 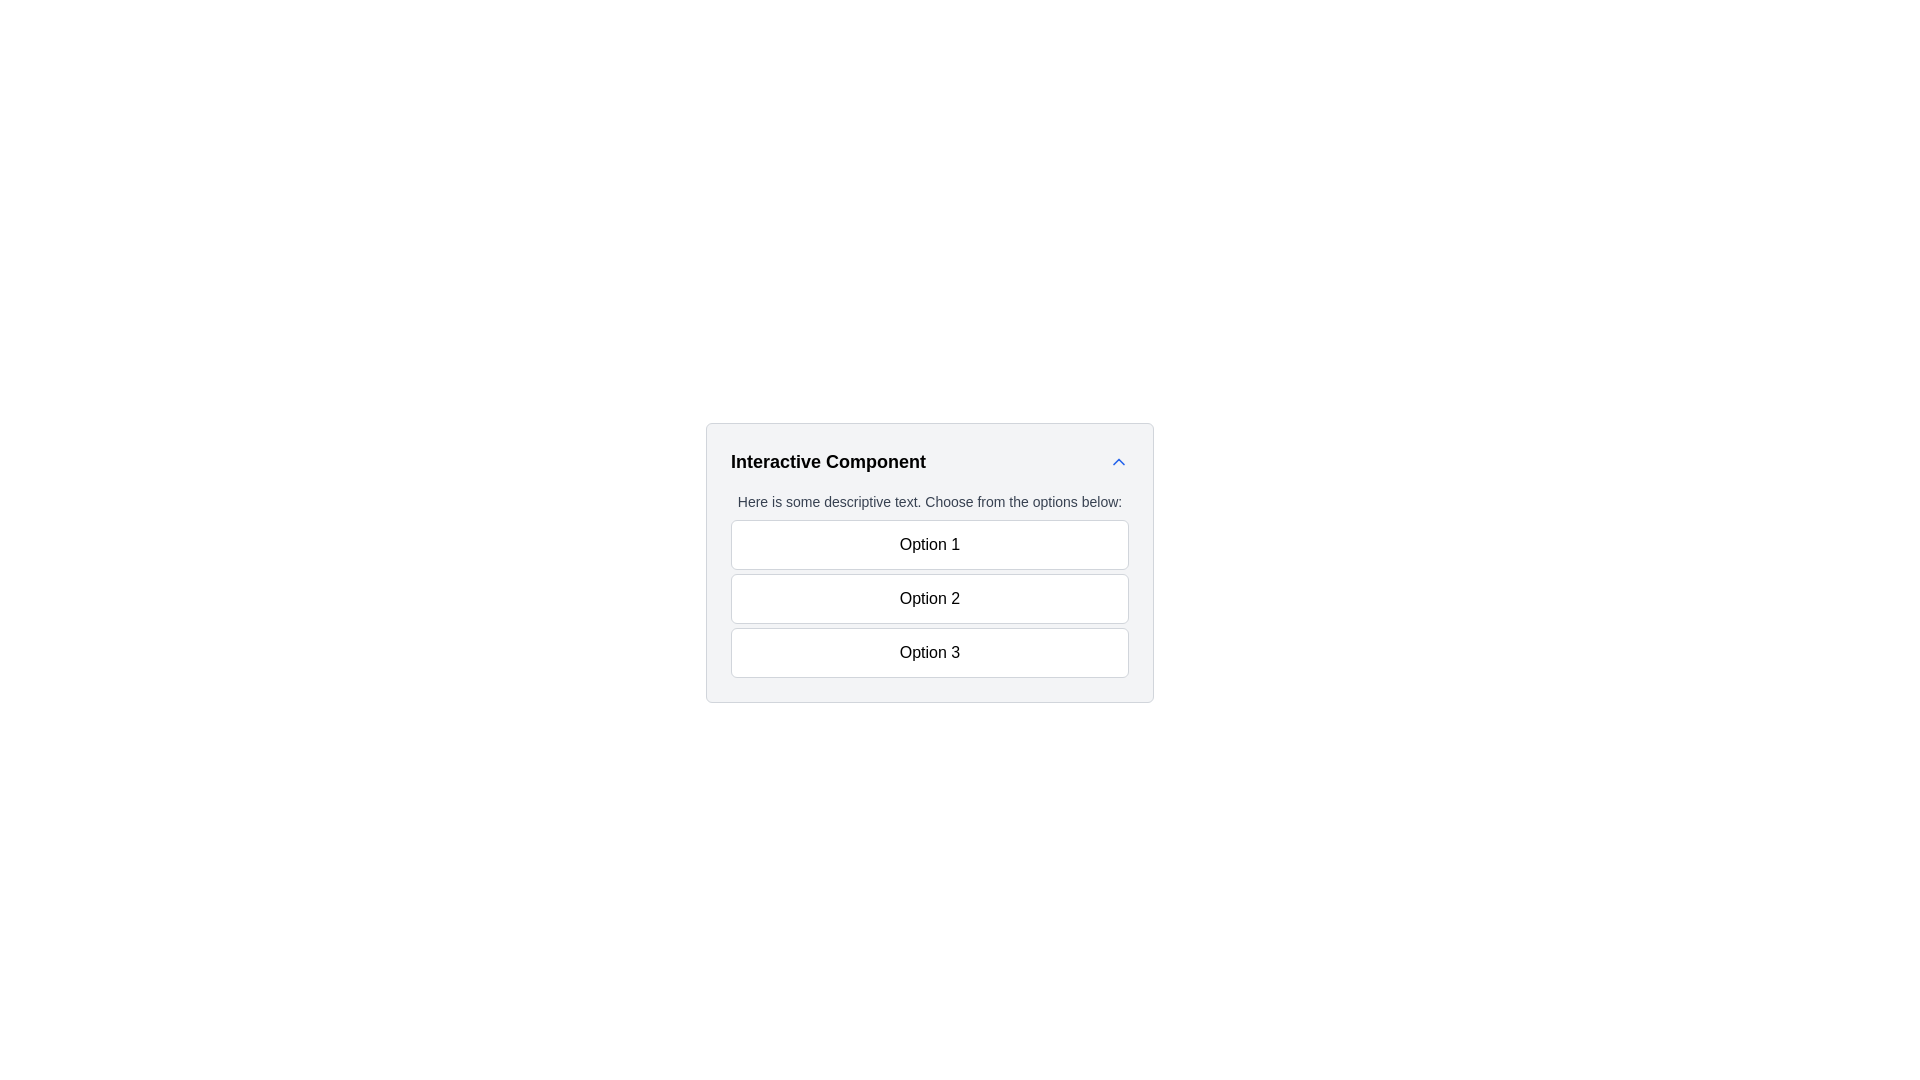 What do you see at coordinates (929, 597) in the screenshot?
I see `the button labeled 'Option 2', which is a rectangular button with a white background and rounded corners, positioned between 'Option 1' and 'Option 3'` at bounding box center [929, 597].